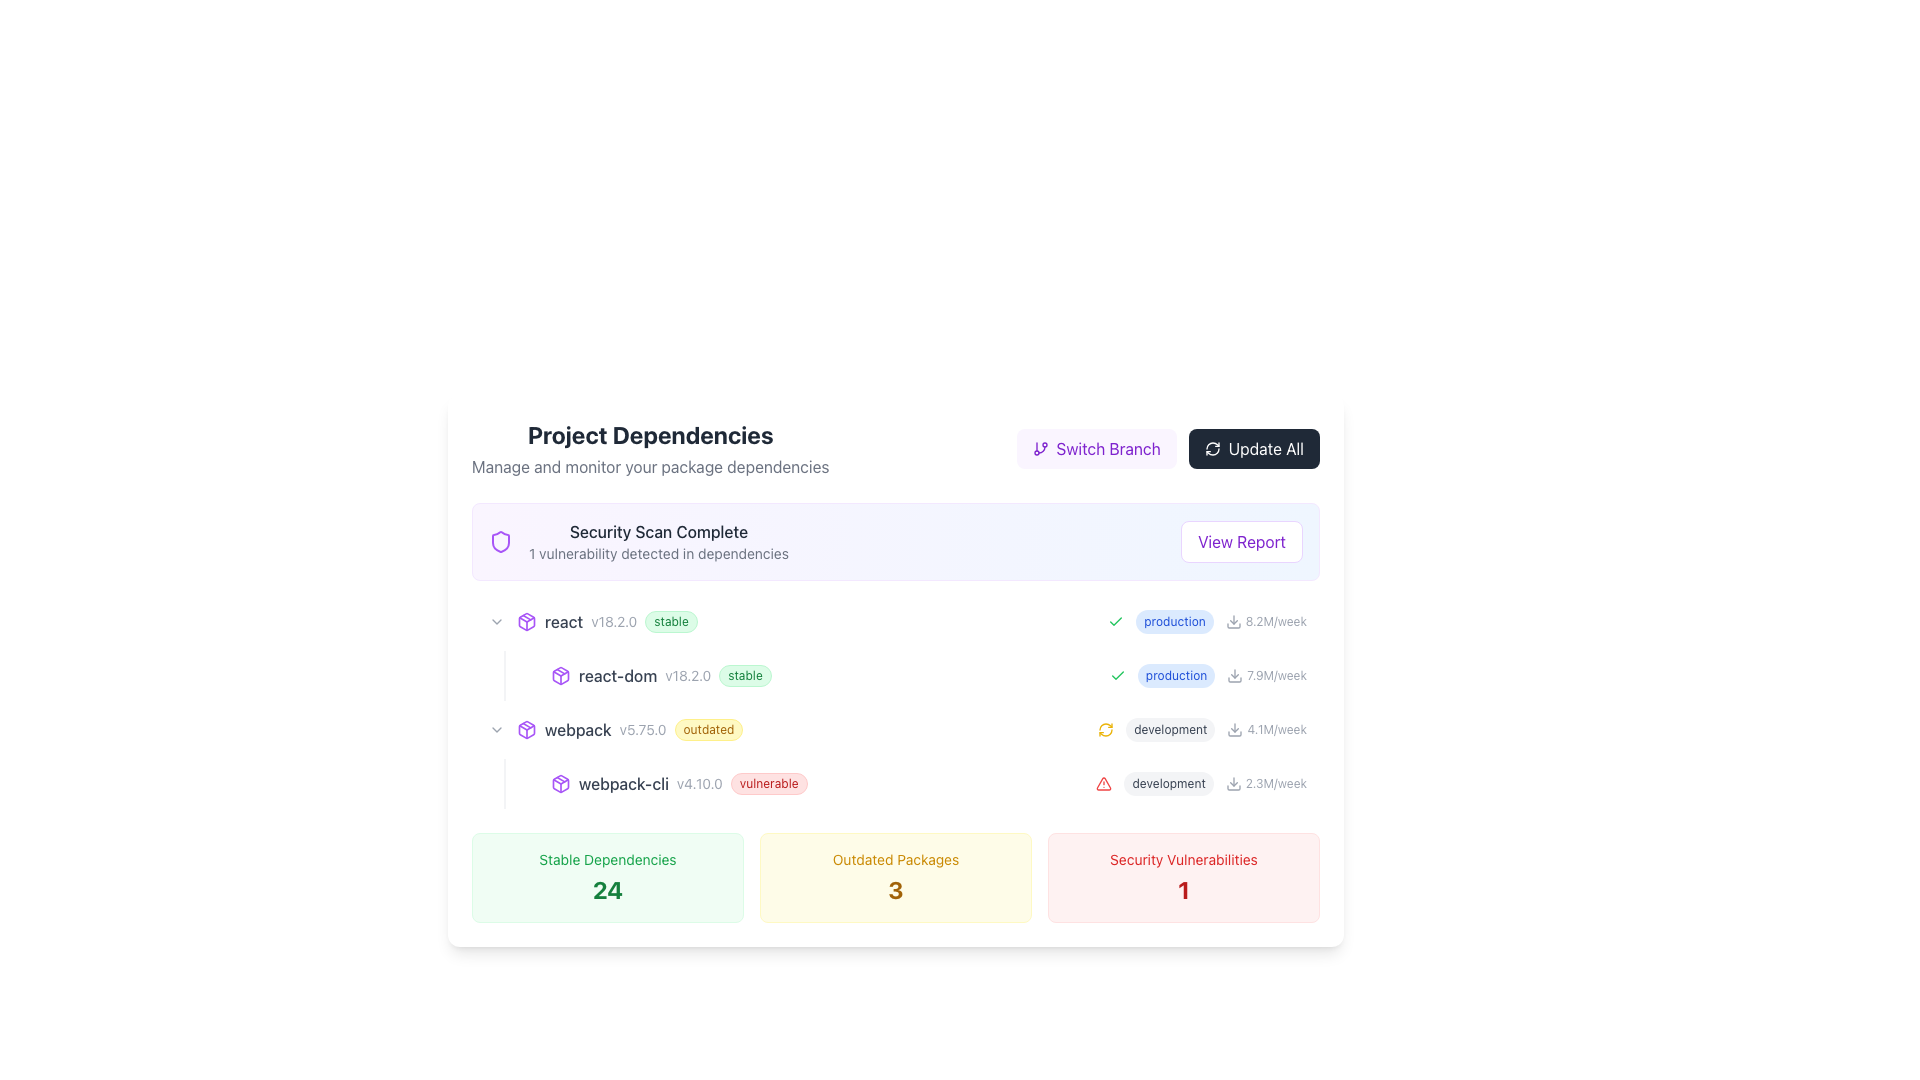 This screenshot has height=1080, width=1920. What do you see at coordinates (1040, 447) in the screenshot?
I see `the compact icon depicting a branching tree structure, styled with a minimalistic stroke design in purple, located to the left of the 'Switch Branch' text in the button group at the top right corner of the interface` at bounding box center [1040, 447].